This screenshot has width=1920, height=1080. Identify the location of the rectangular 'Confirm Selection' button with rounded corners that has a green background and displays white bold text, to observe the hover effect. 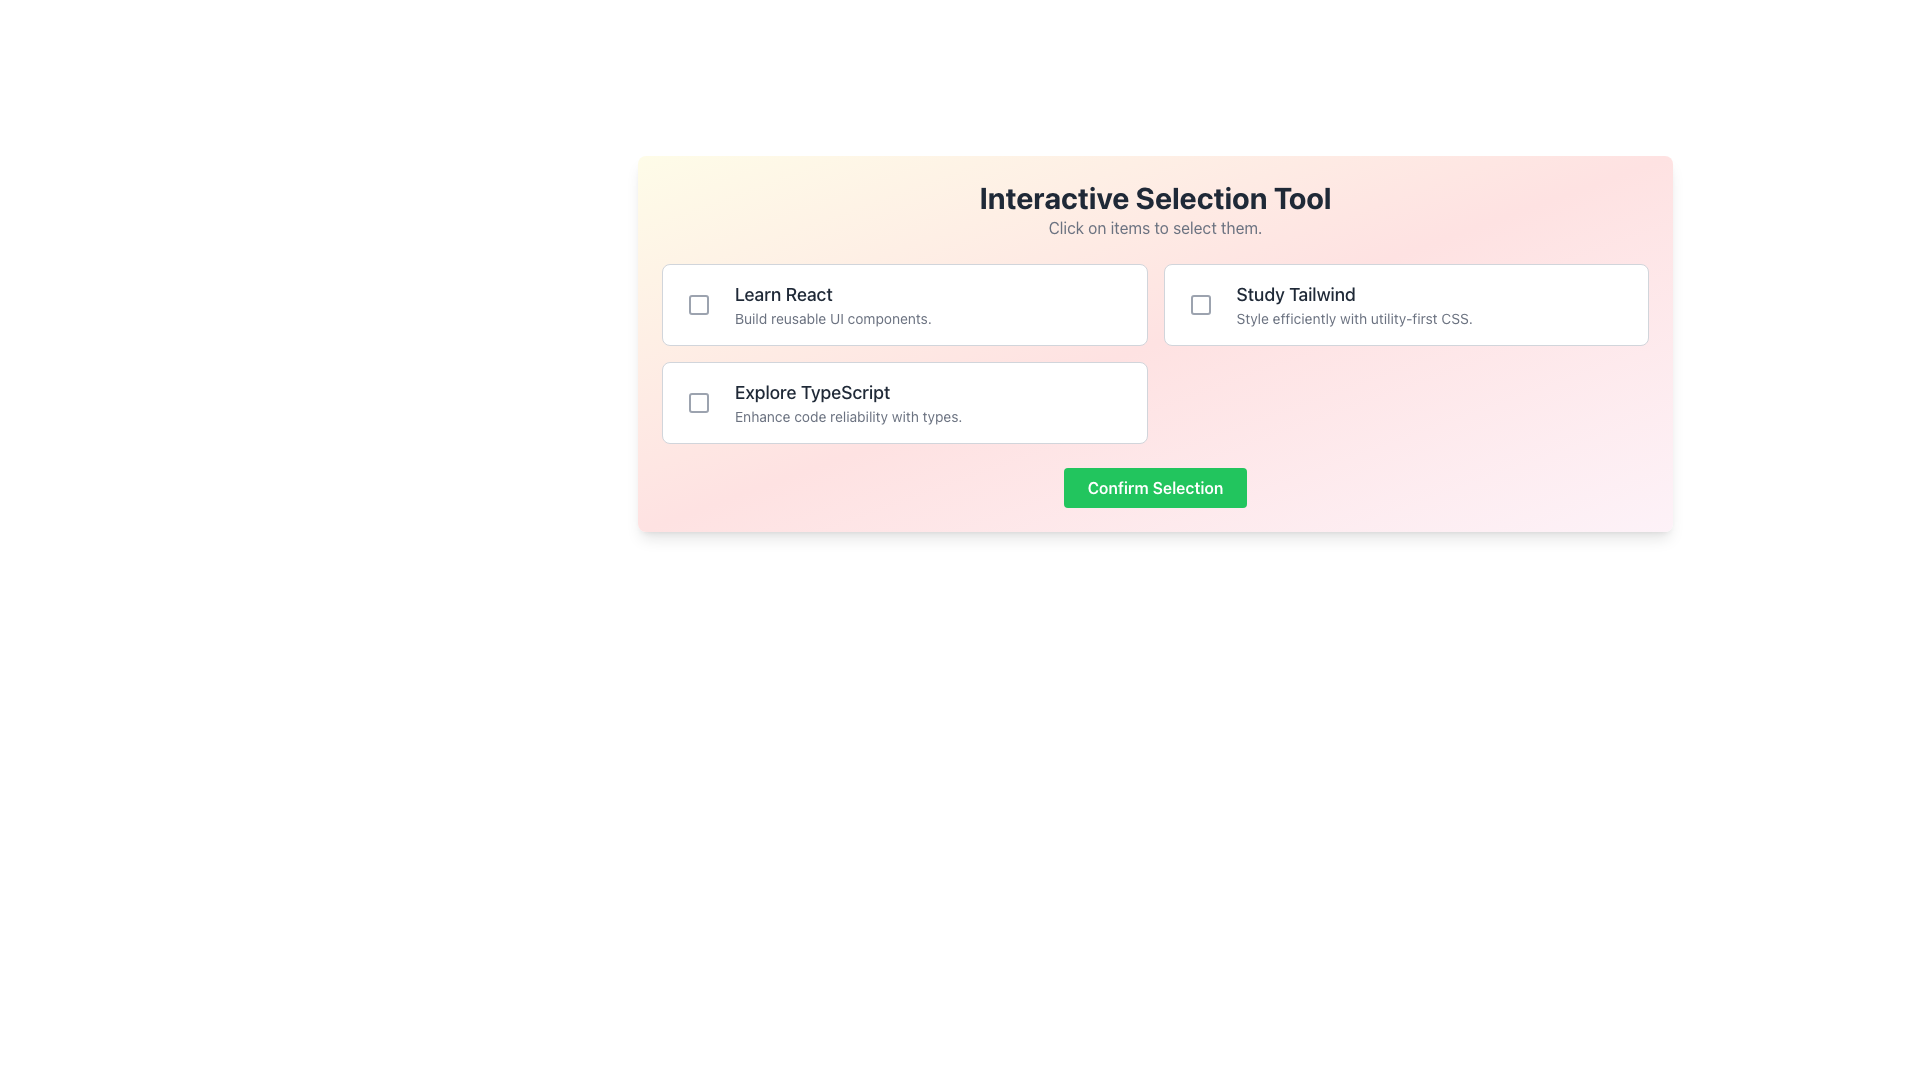
(1155, 488).